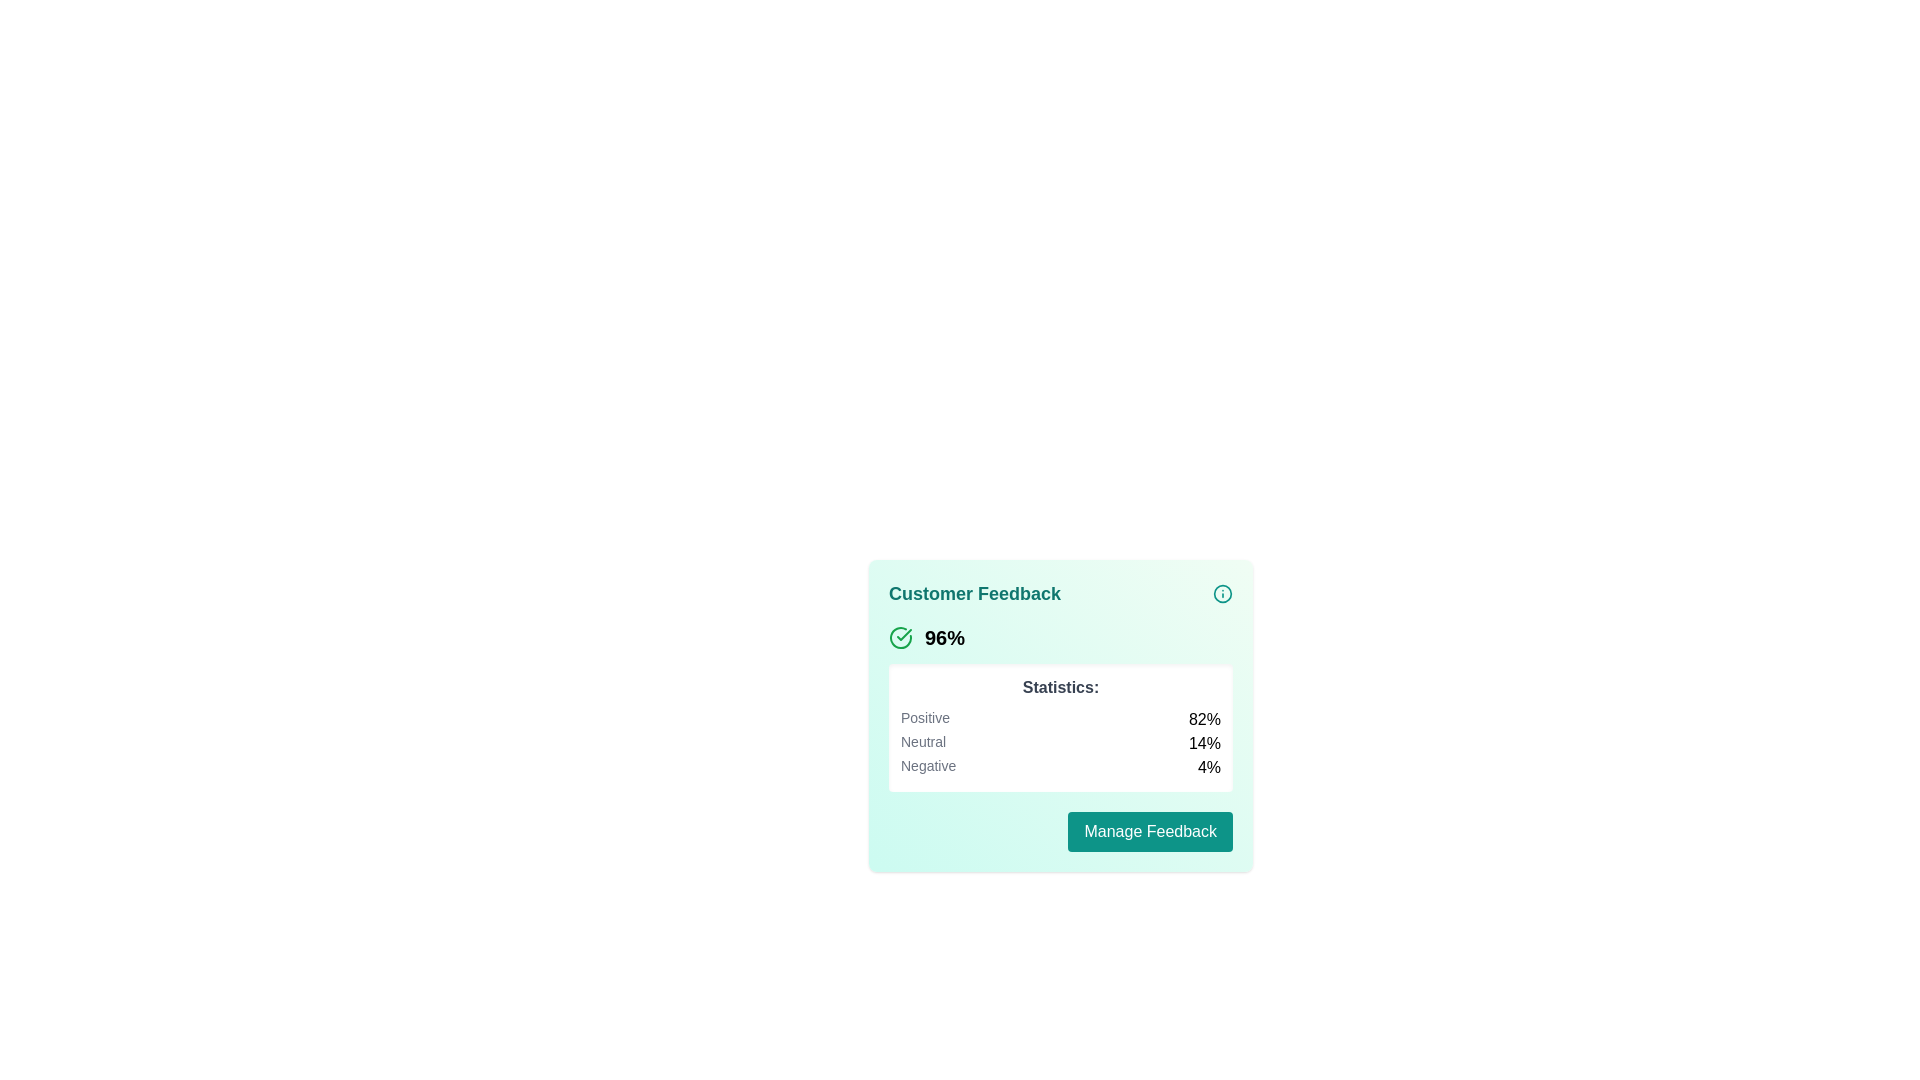 The width and height of the screenshot is (1920, 1080). What do you see at coordinates (924, 720) in the screenshot?
I see `the text label that categorizes the adjacent percentage referring to positive feedback, located in the feedback summary card under 'Statistics'` at bounding box center [924, 720].